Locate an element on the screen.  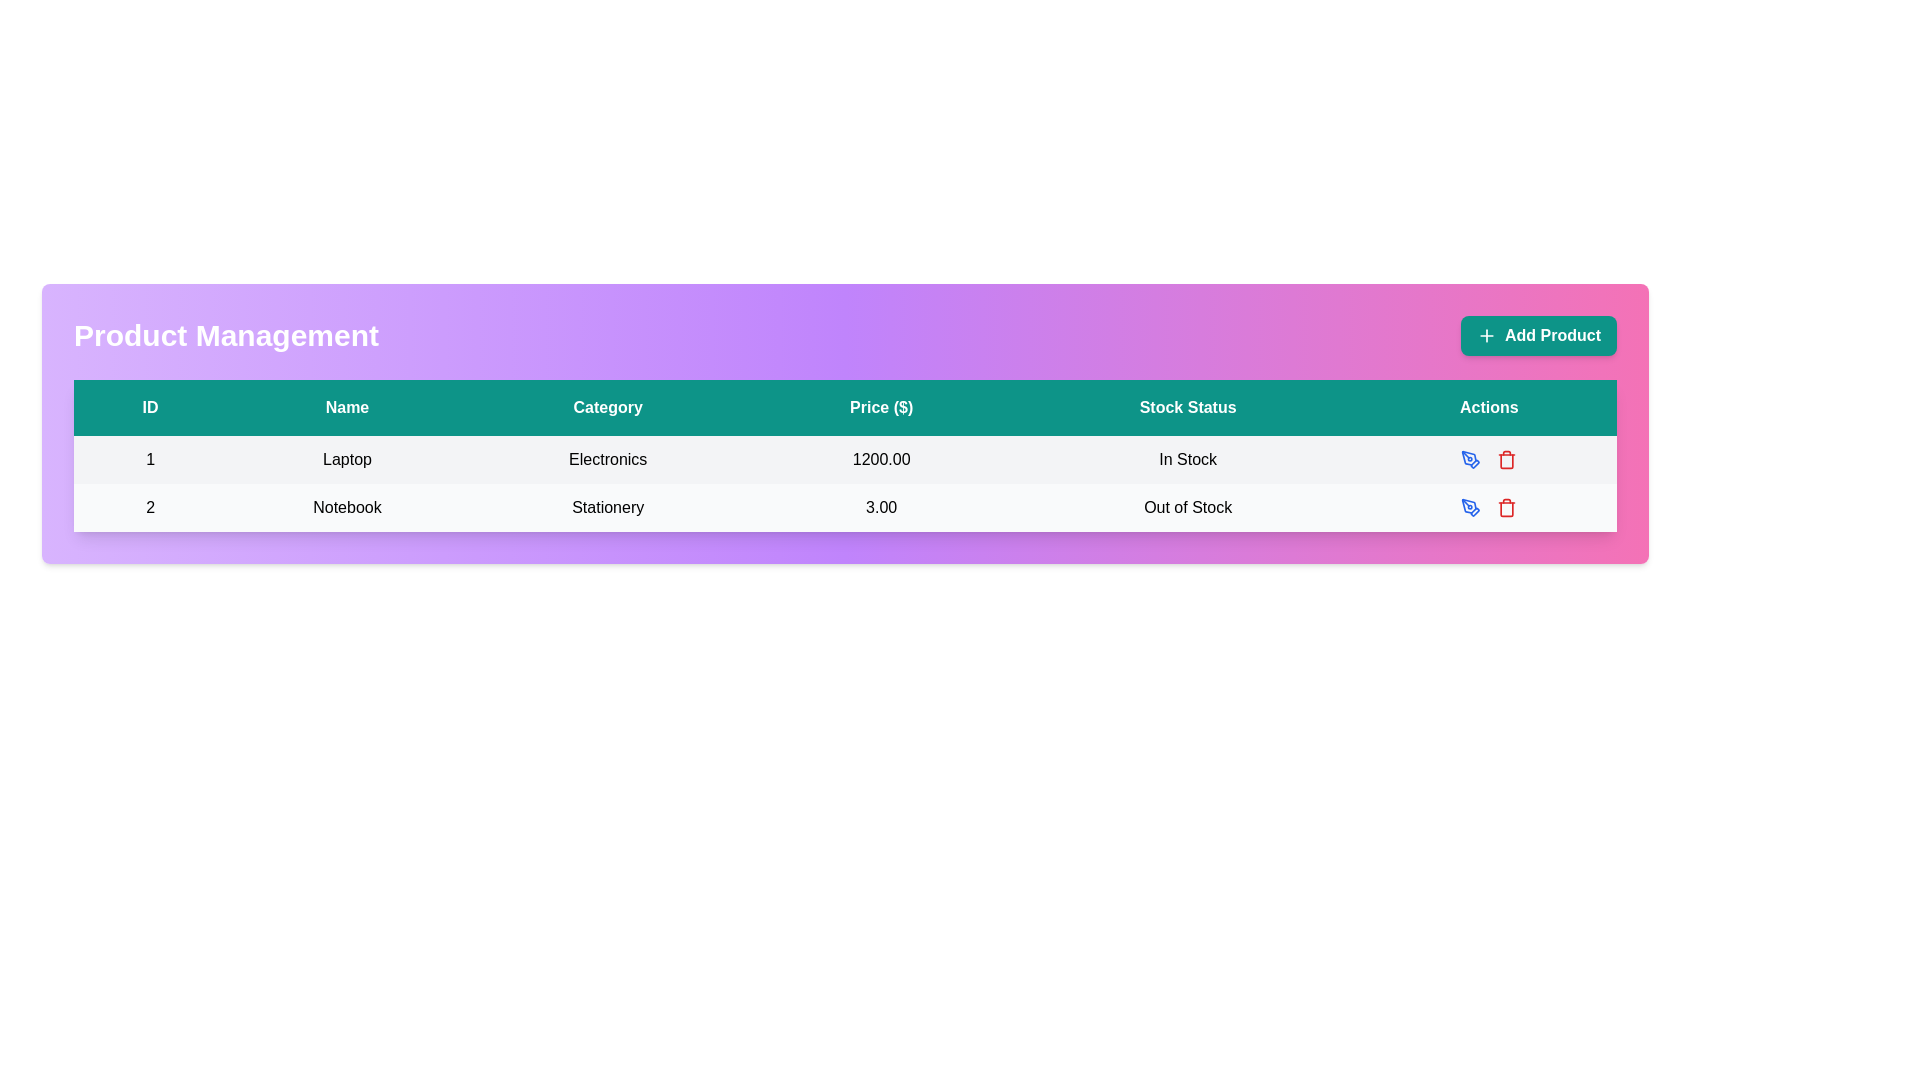
the red trash can icon located at the right end of the first row in the 'Actions' column of the table is located at coordinates (1488, 459).